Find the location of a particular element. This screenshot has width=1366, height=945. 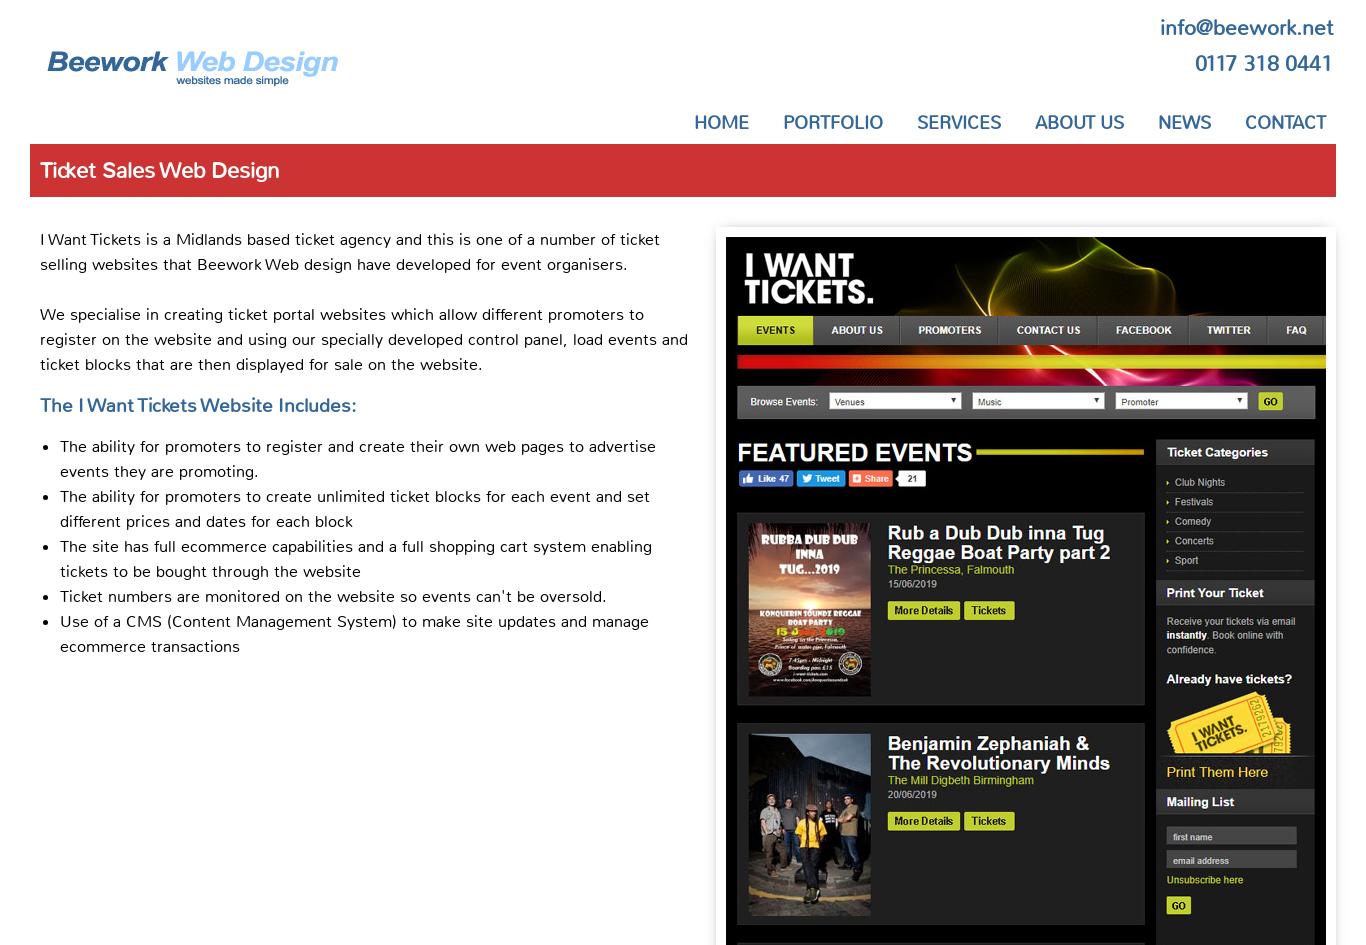

'Ticket Sales Web Design' is located at coordinates (158, 170).